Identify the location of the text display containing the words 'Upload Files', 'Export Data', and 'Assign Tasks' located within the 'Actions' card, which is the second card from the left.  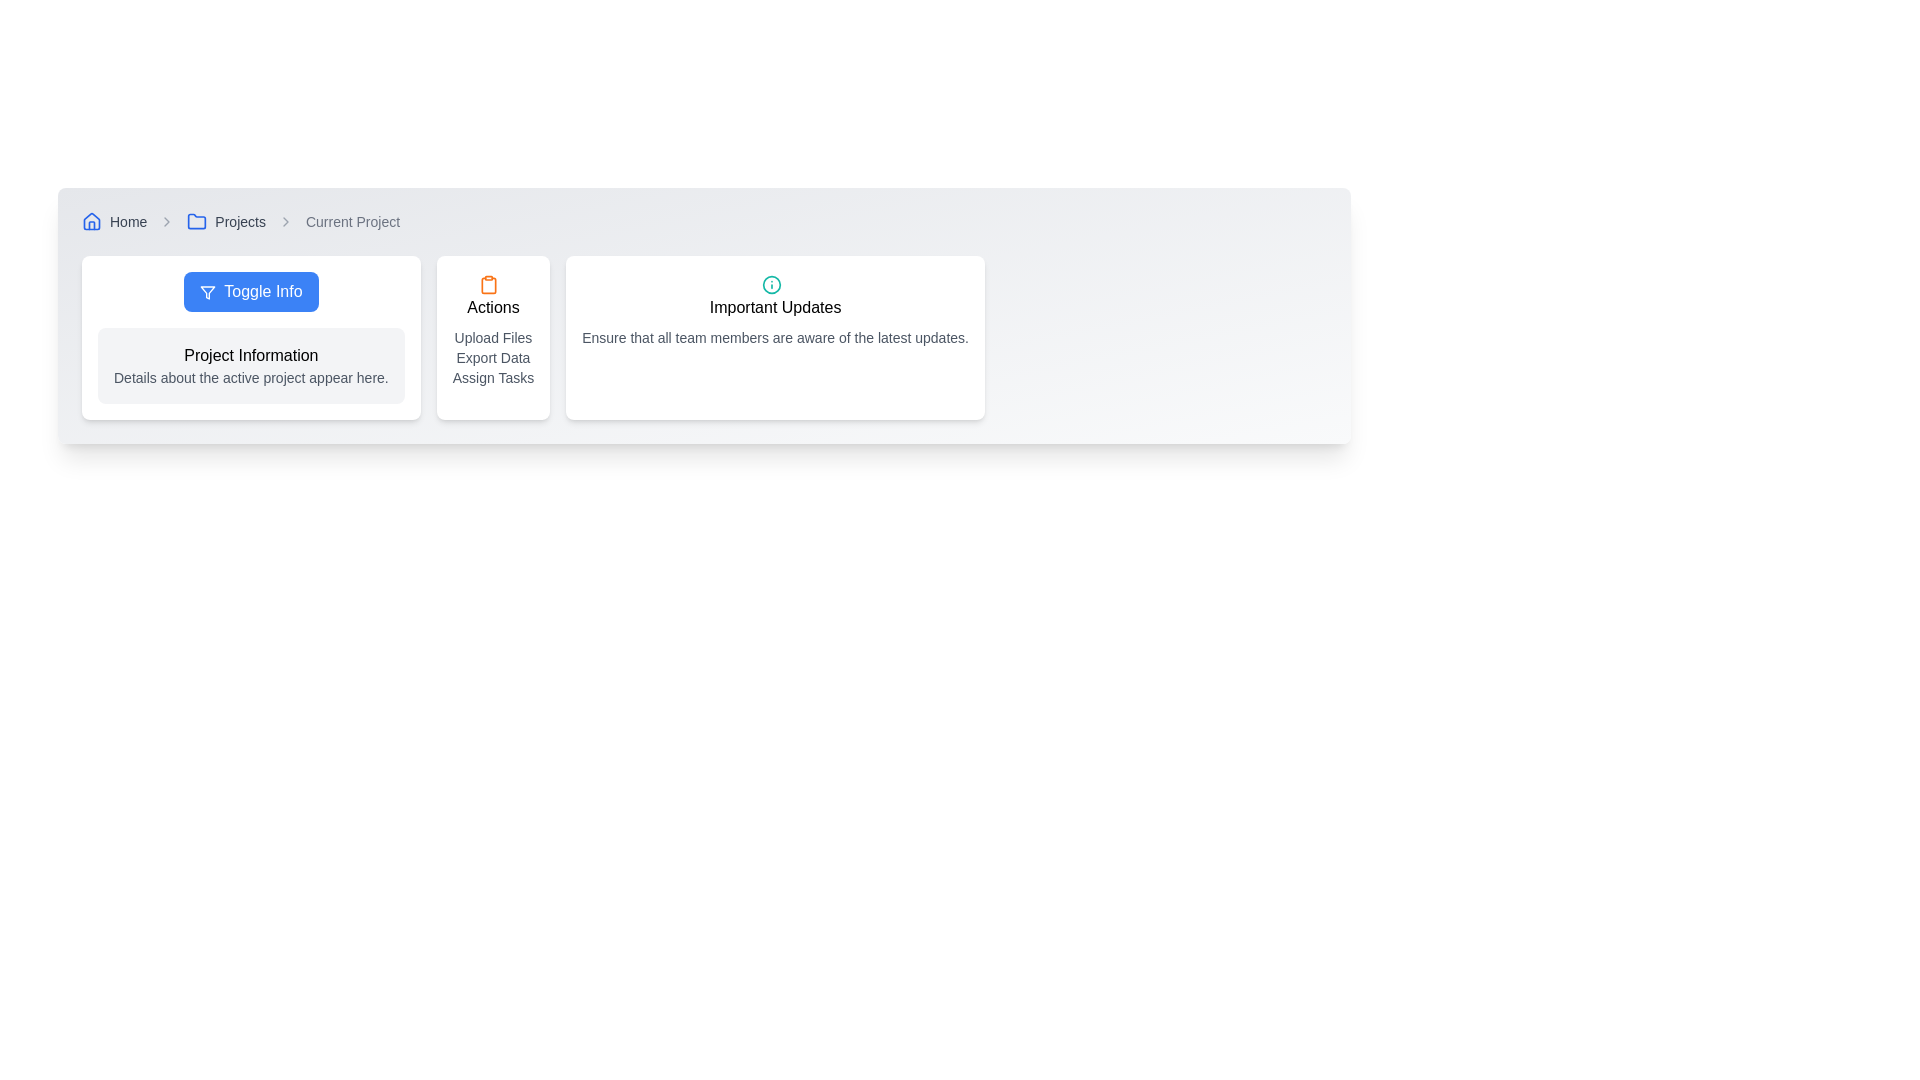
(493, 357).